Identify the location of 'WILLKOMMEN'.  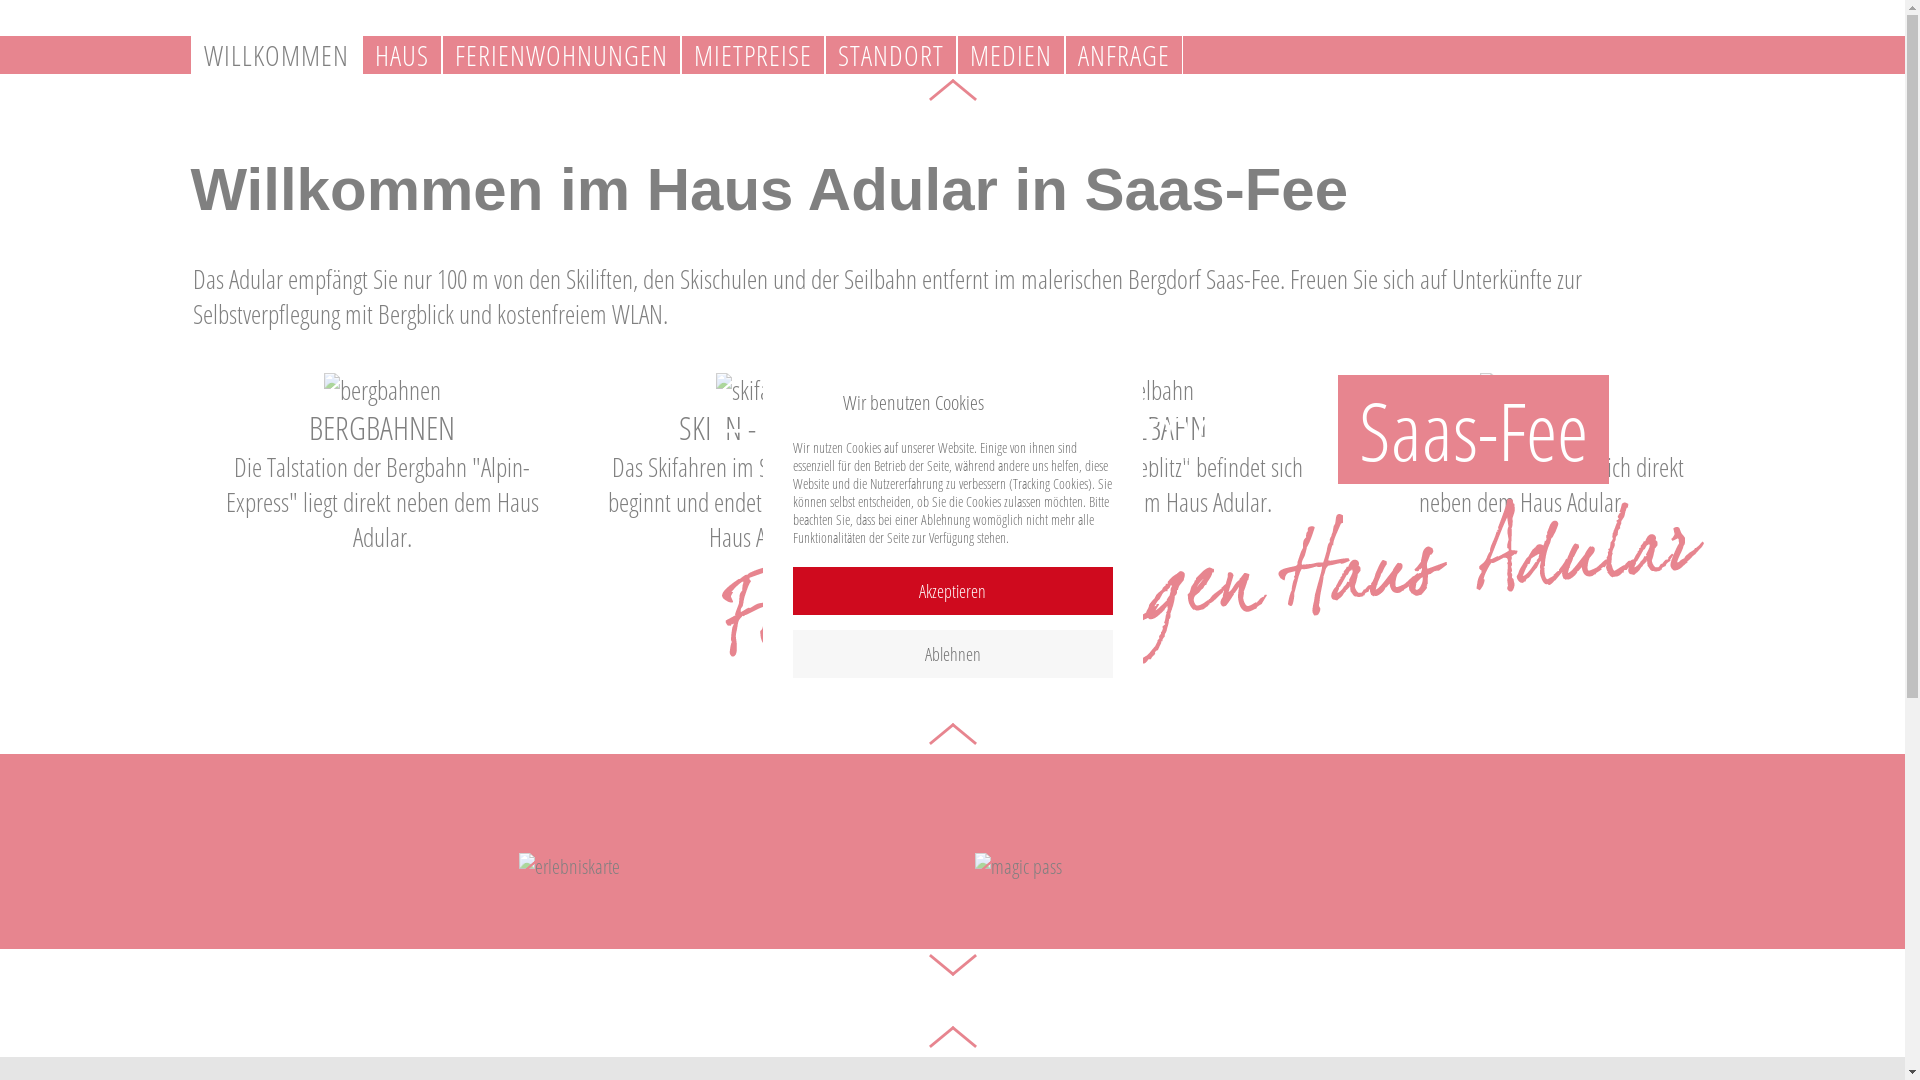
(274, 53).